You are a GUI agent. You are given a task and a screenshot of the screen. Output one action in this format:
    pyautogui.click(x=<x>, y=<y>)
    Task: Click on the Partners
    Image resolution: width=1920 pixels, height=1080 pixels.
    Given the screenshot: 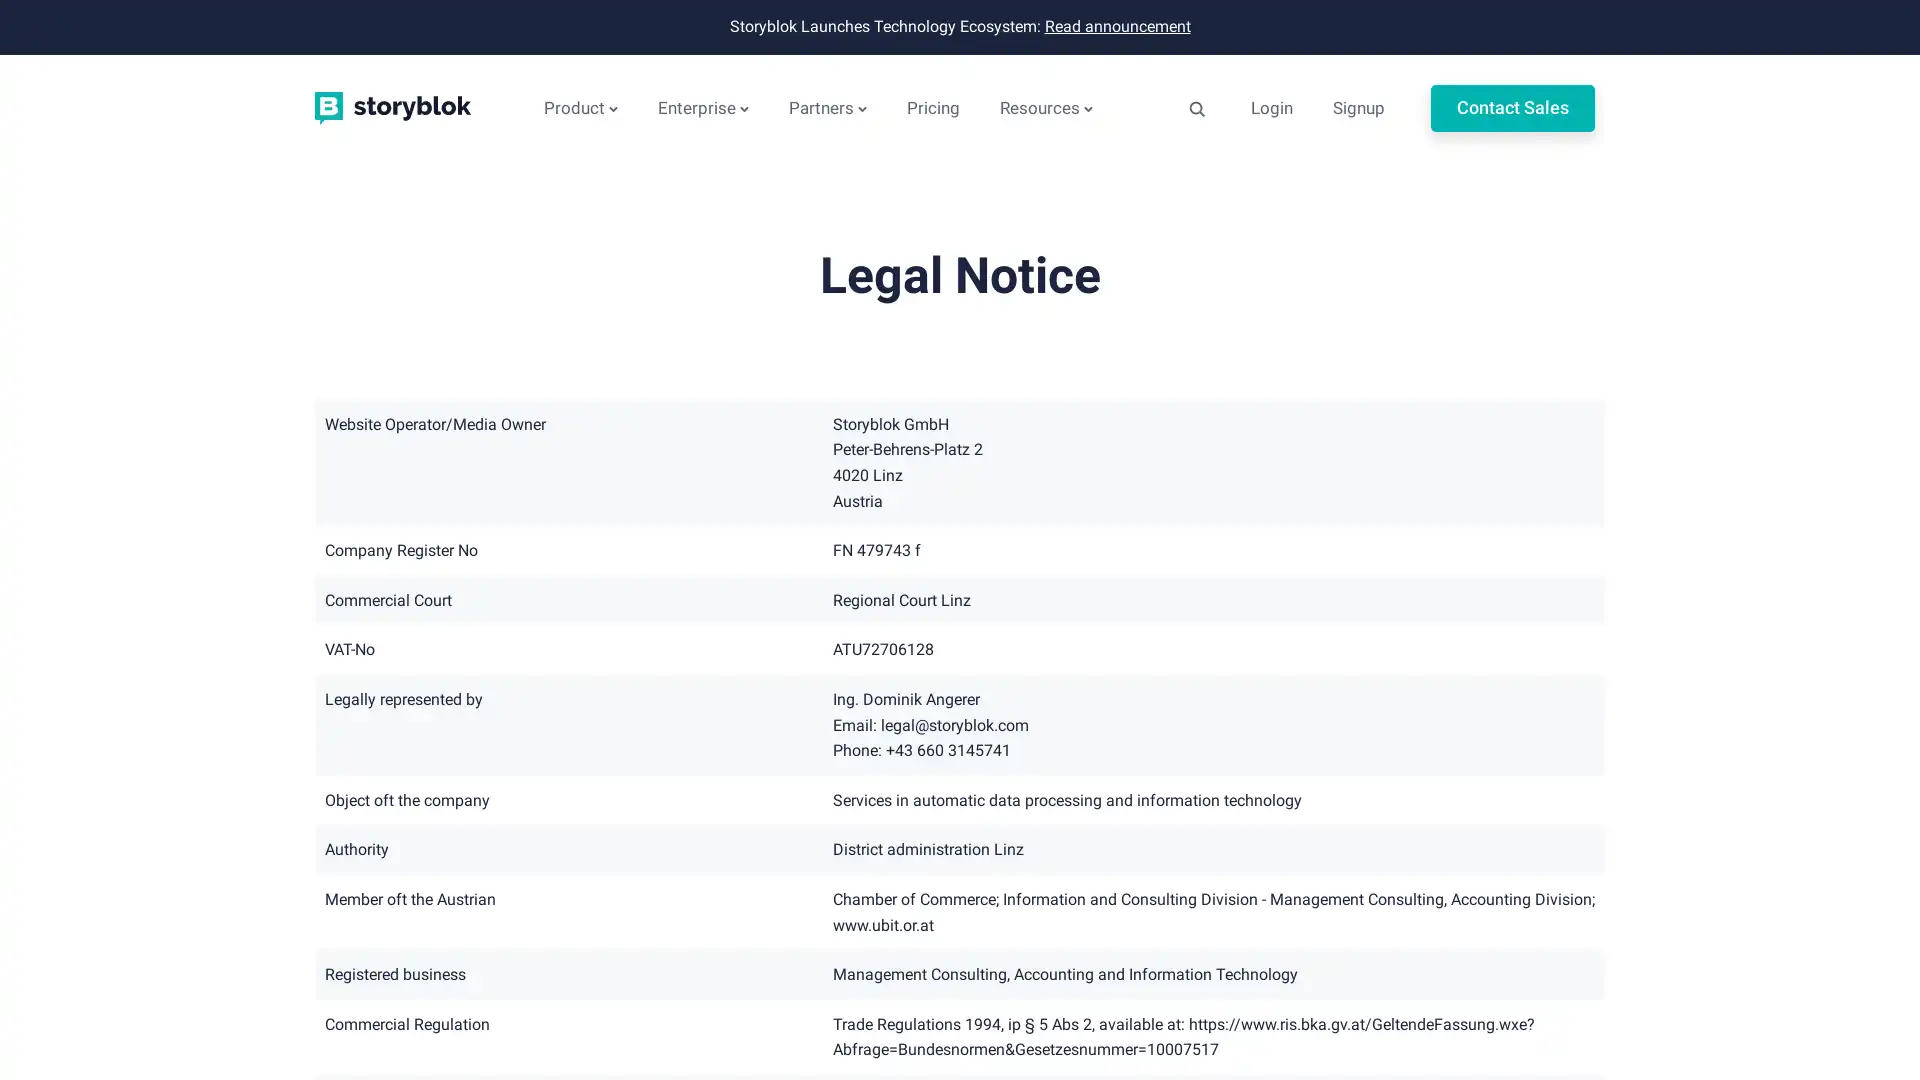 What is the action you would take?
    pyautogui.click(x=828, y=108)
    